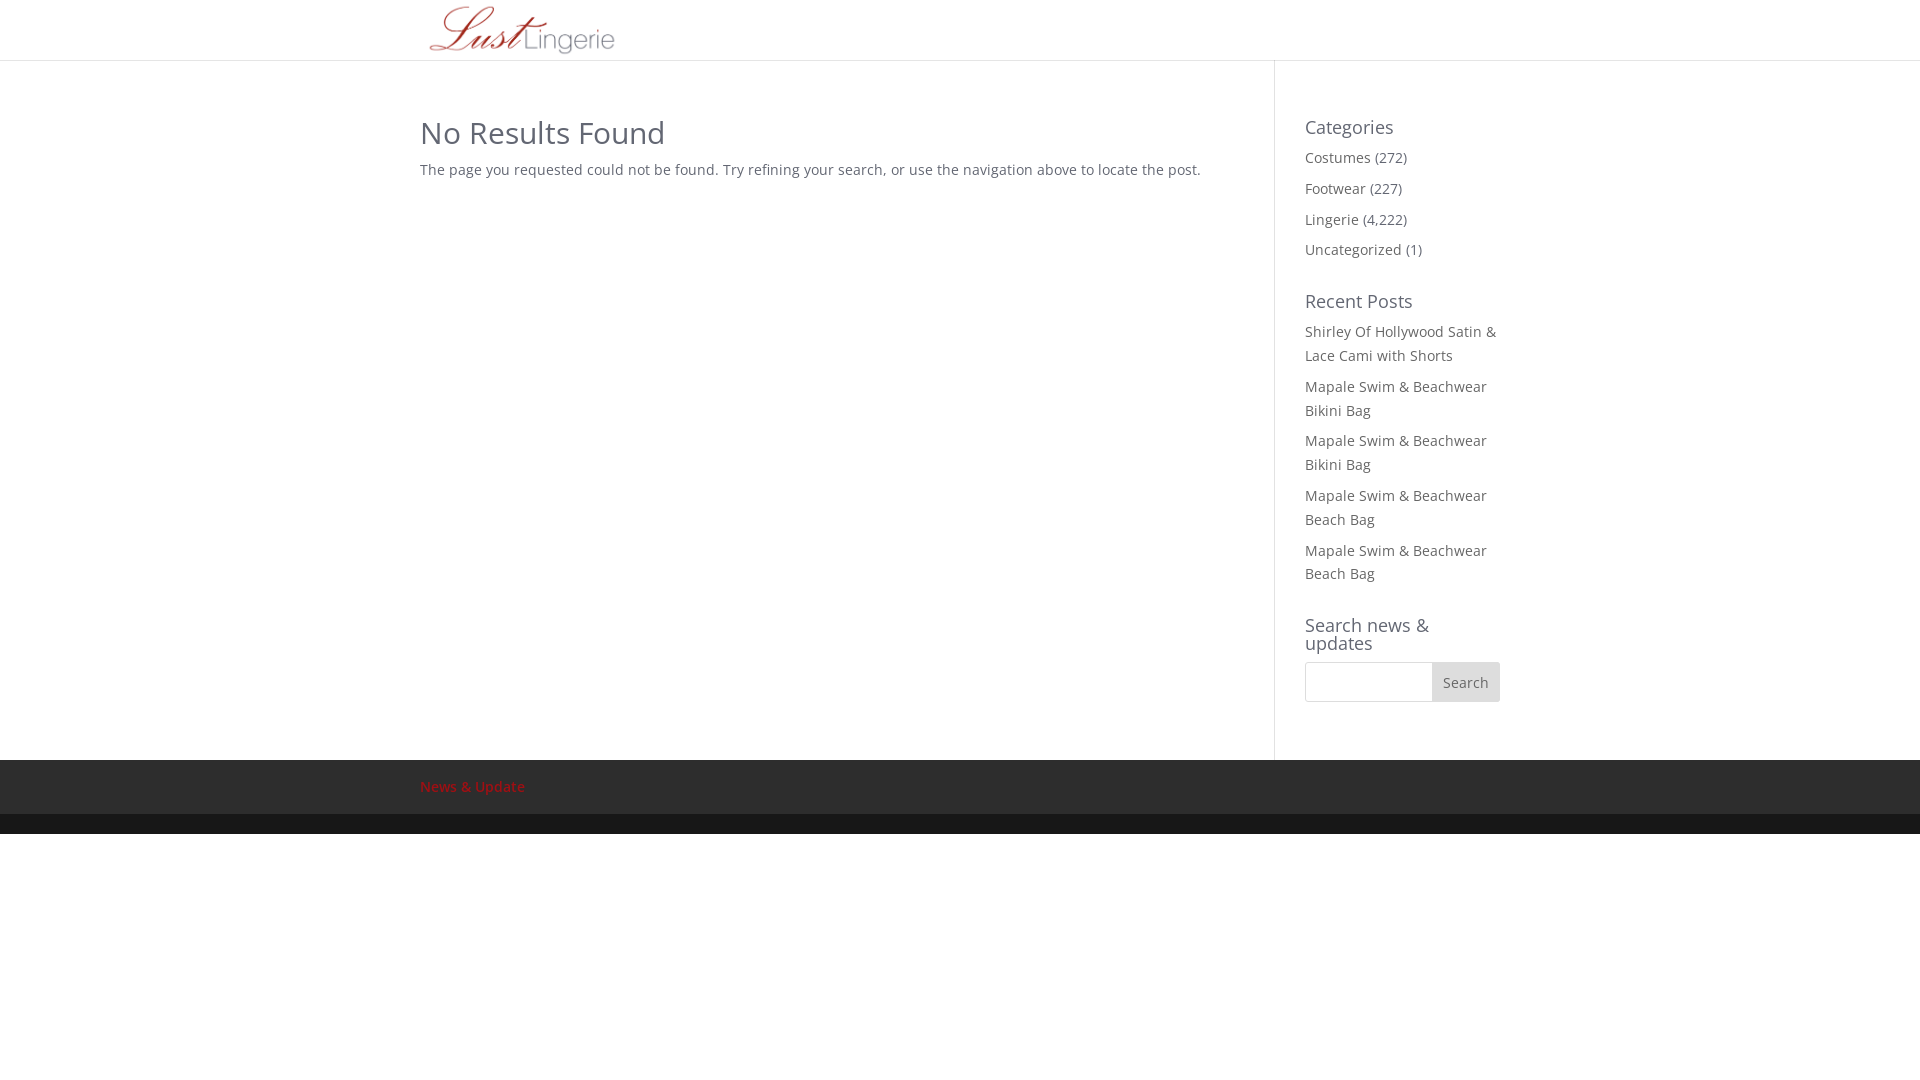  Describe the element at coordinates (1395, 562) in the screenshot. I see `'Mapale Swim & Beachwear Beach Bag'` at that location.